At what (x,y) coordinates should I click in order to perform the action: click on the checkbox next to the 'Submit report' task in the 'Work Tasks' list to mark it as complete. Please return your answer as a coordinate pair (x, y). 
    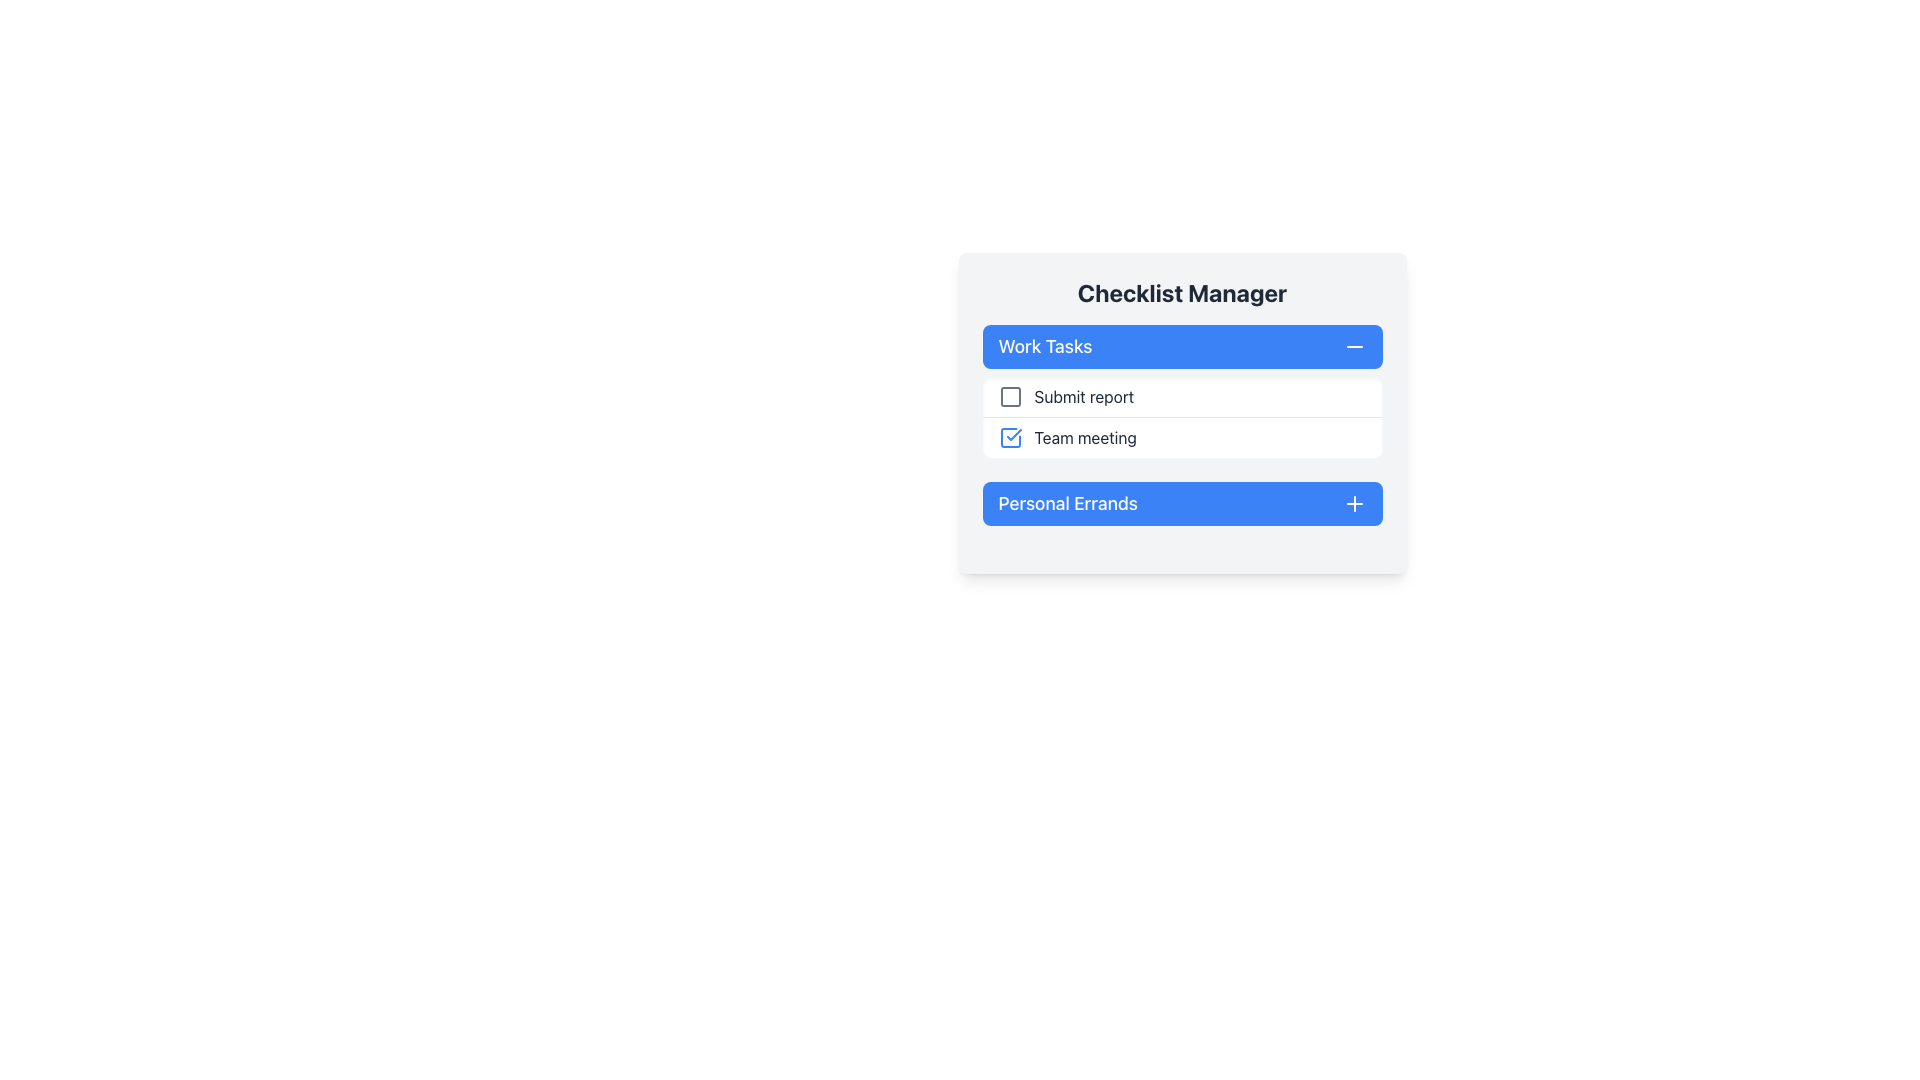
    Looking at the image, I should click on (1182, 391).